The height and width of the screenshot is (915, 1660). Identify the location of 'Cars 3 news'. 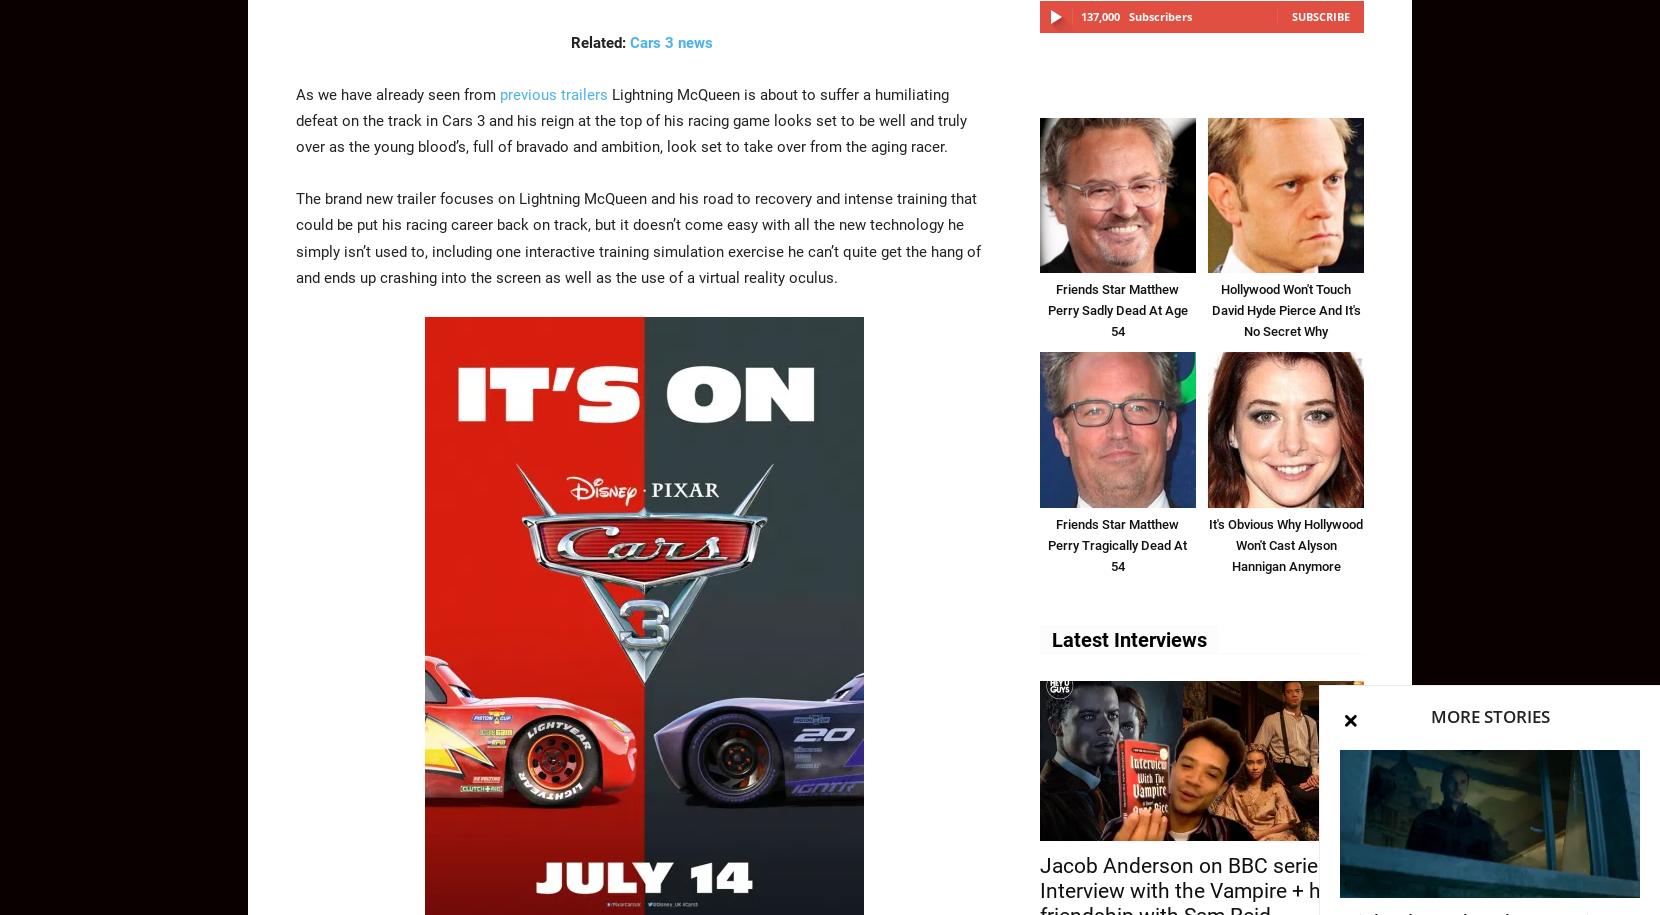
(670, 41).